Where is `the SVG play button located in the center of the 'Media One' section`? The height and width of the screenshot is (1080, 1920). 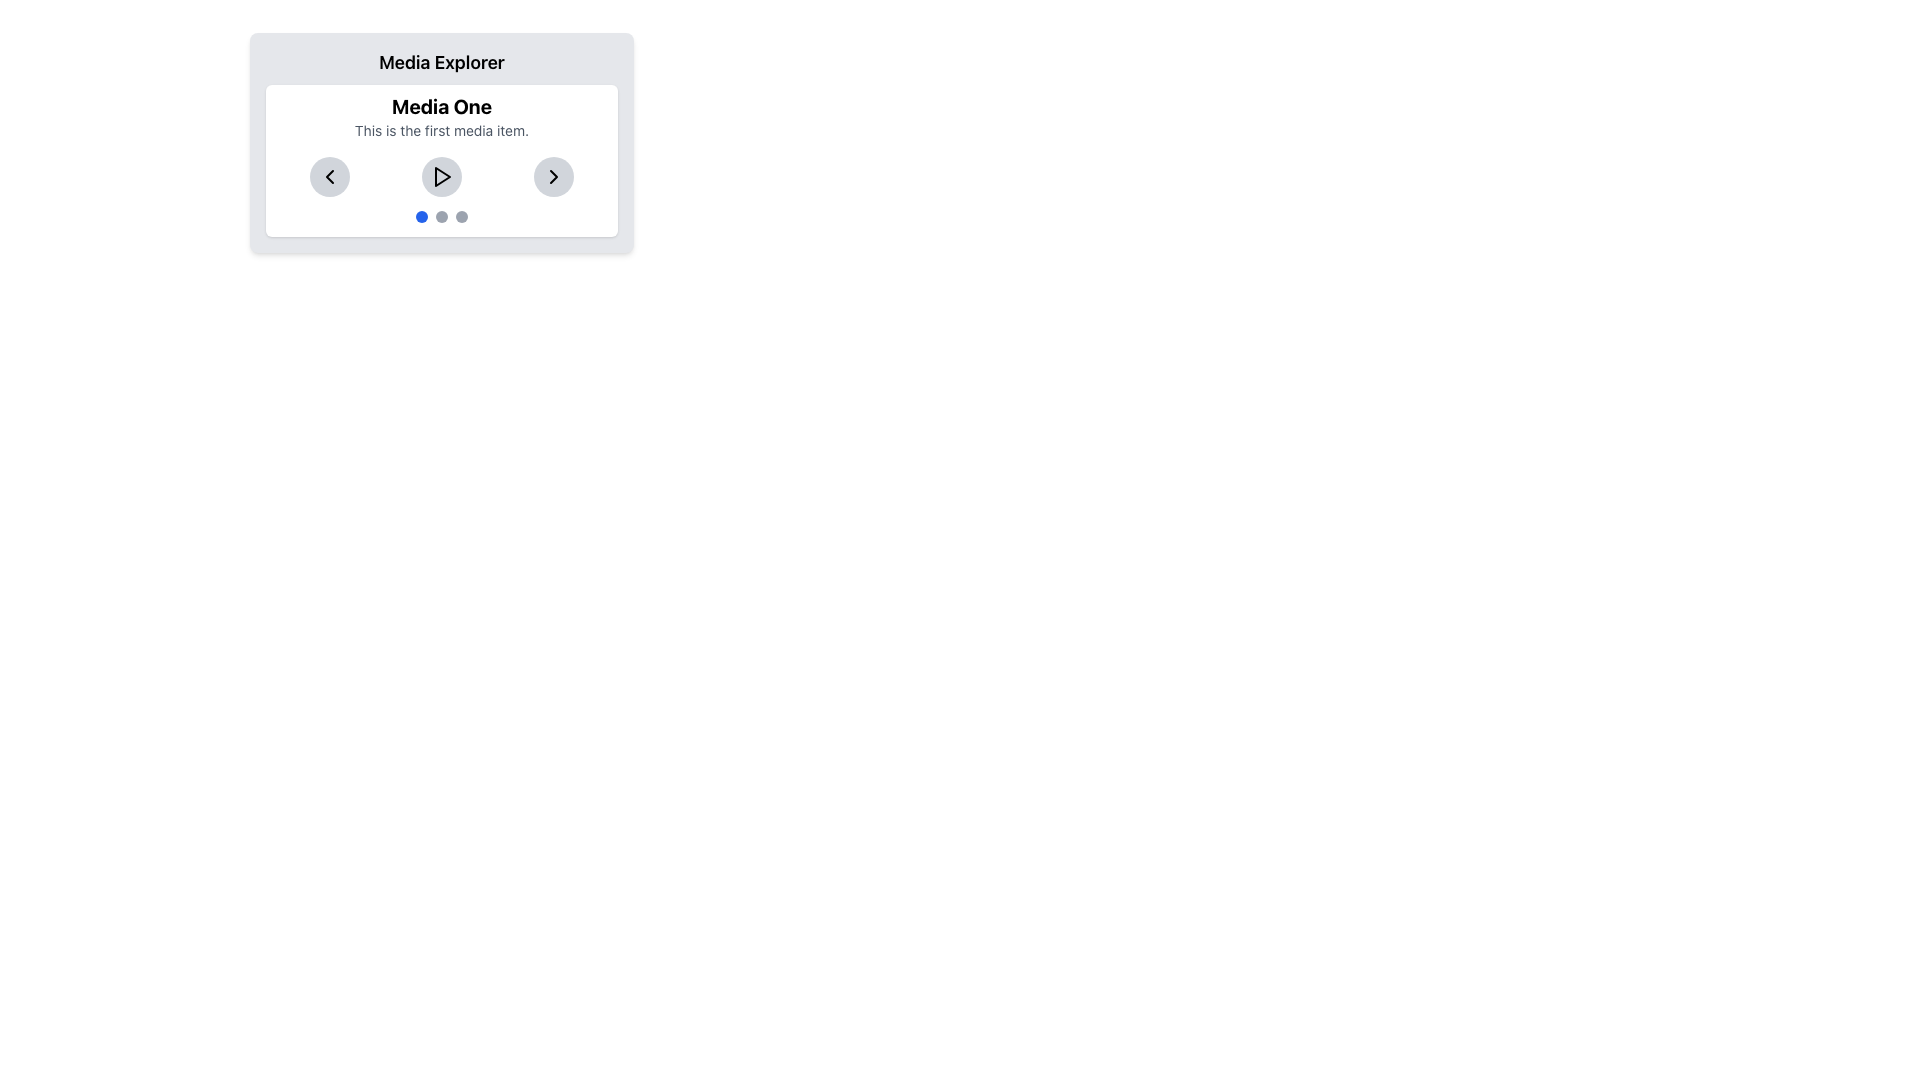 the SVG play button located in the center of the 'Media One' section is located at coordinates (440, 176).